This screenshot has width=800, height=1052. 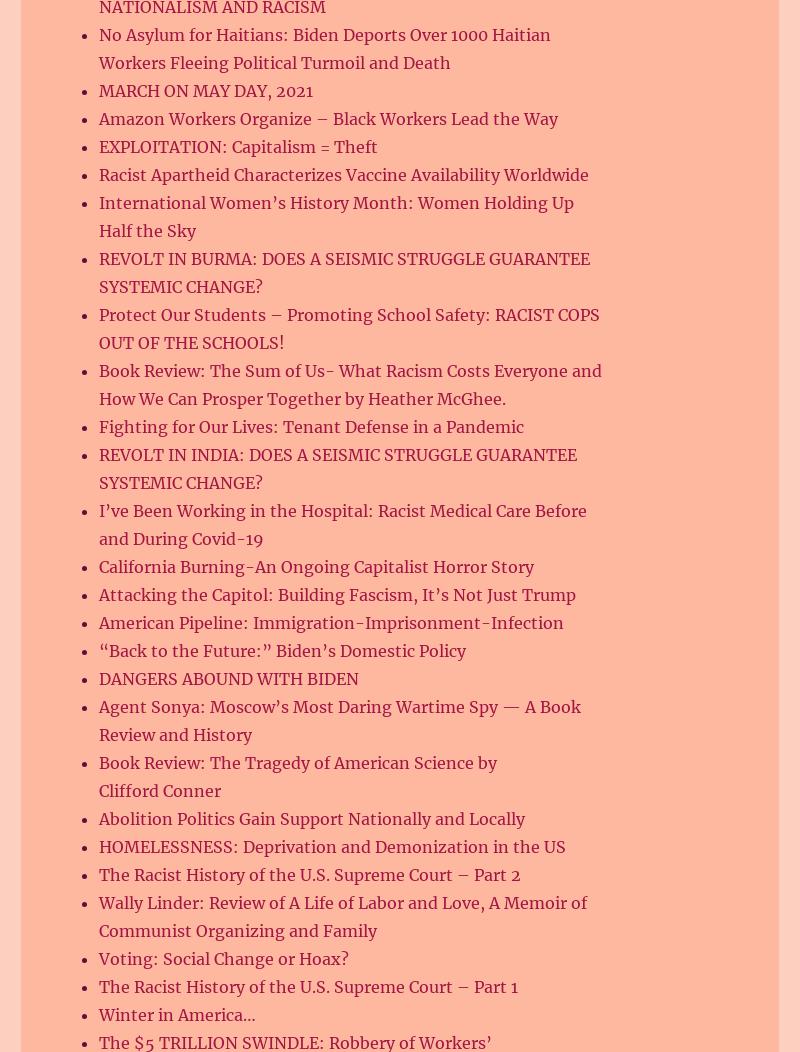 What do you see at coordinates (98, 873) in the screenshot?
I see `'The Racist History of the U.S. Supreme Court – Part 2'` at bounding box center [98, 873].